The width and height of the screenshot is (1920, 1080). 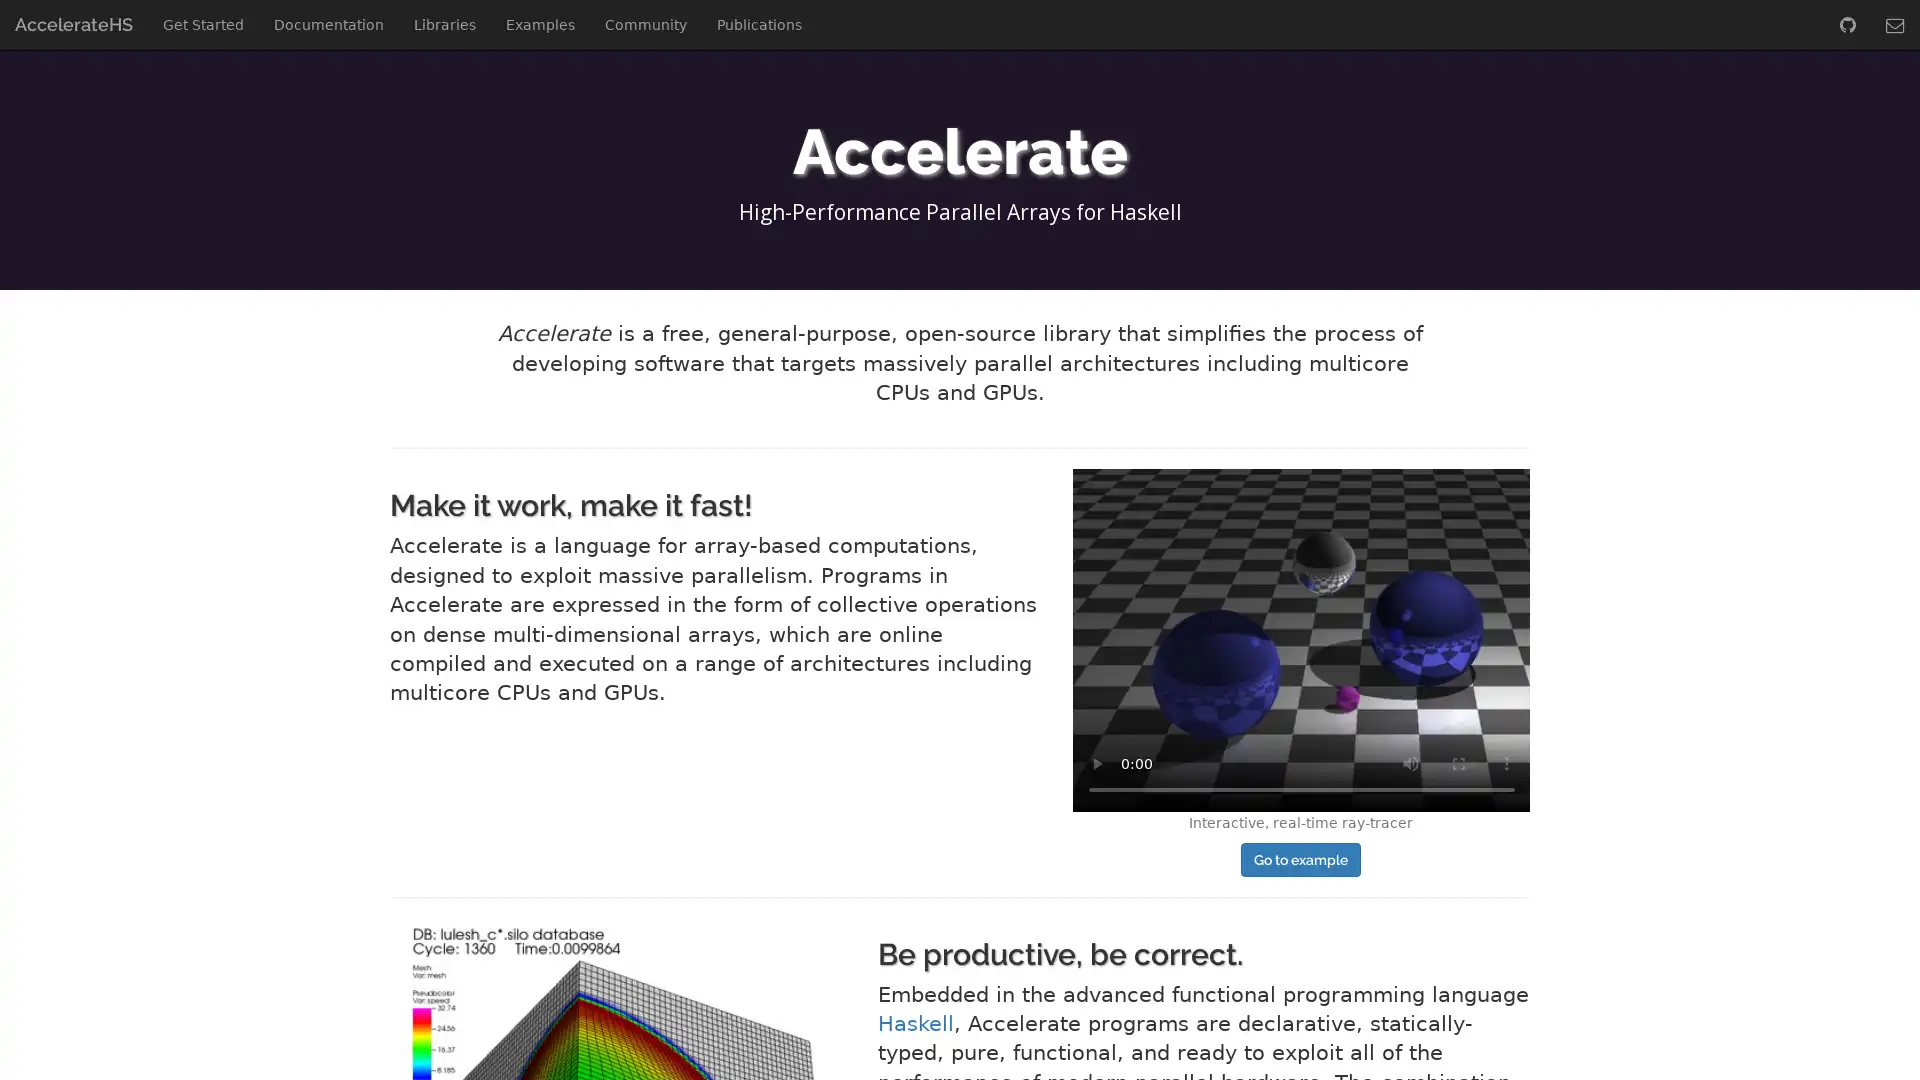 I want to click on show more media controls, so click(x=1506, y=763).